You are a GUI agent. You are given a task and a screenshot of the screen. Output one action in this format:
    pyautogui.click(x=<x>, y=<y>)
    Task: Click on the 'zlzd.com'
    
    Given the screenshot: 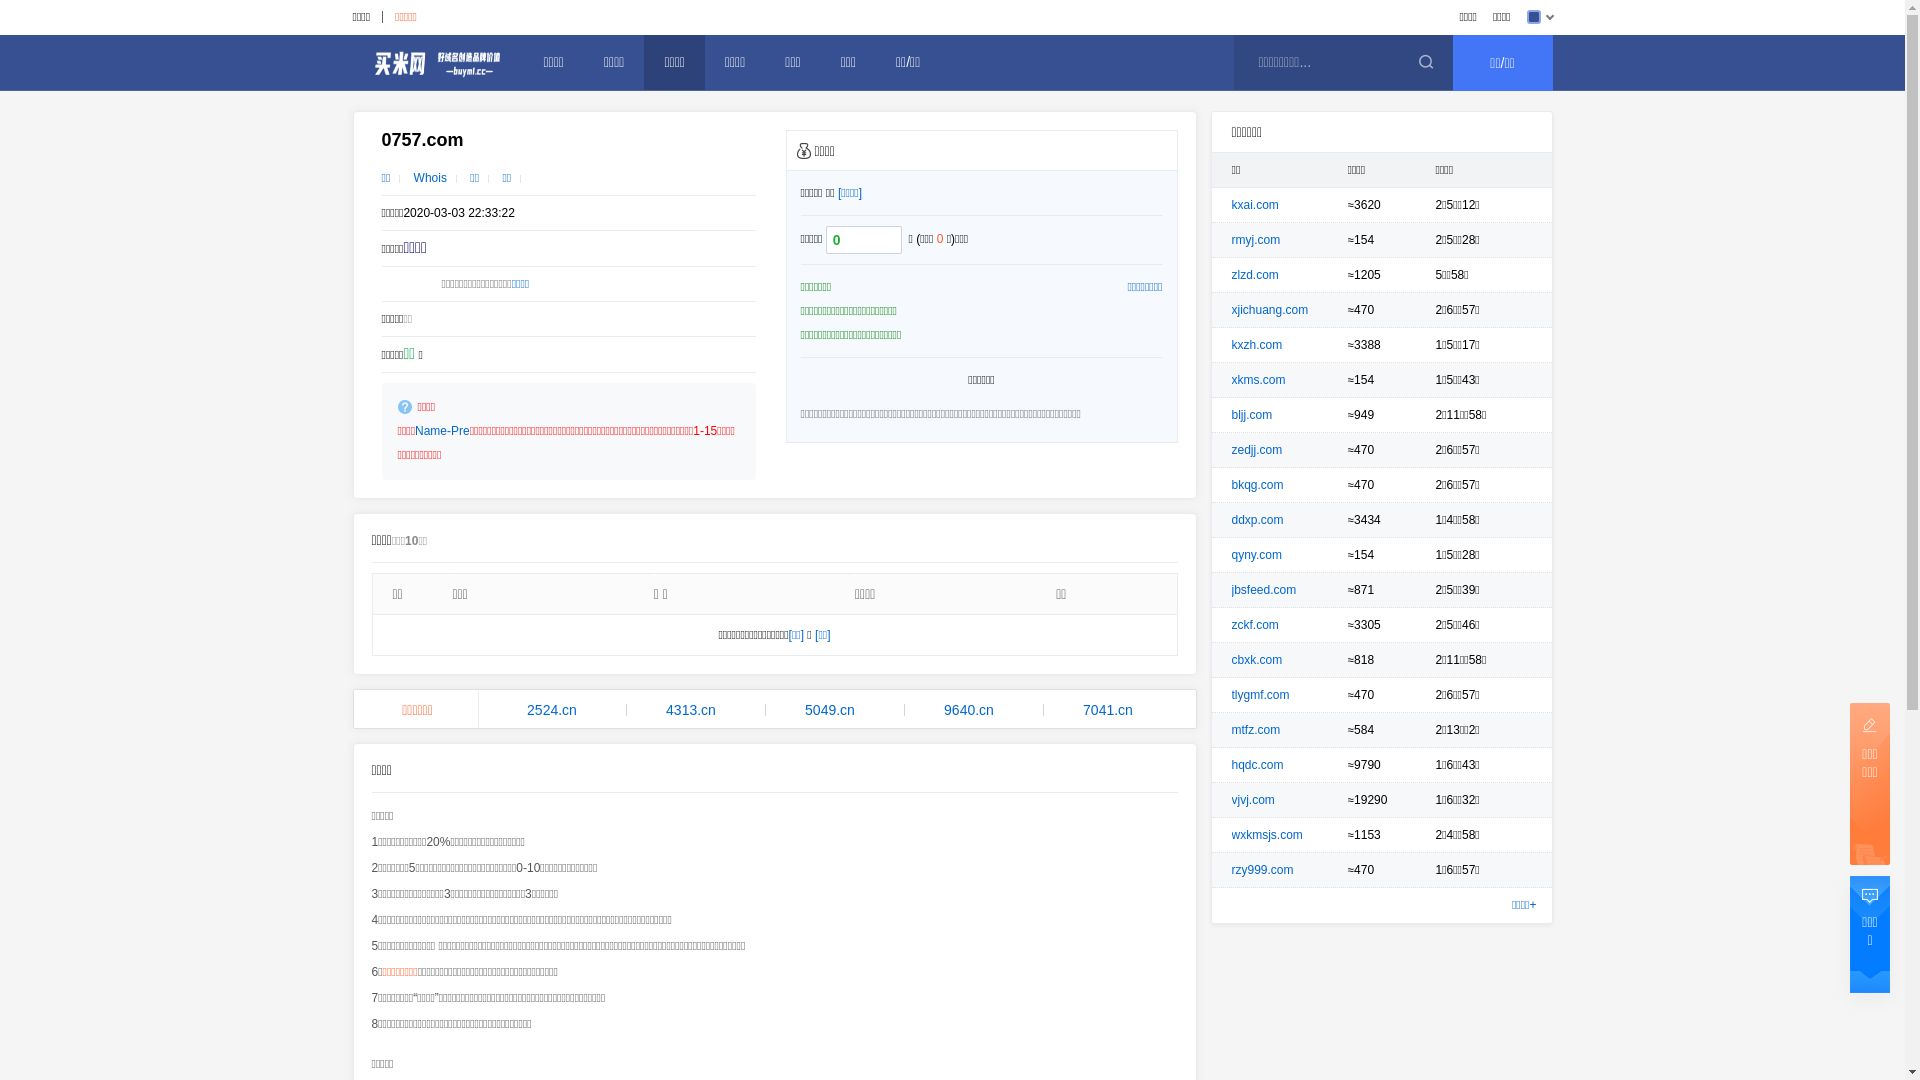 What is the action you would take?
    pyautogui.click(x=1254, y=274)
    